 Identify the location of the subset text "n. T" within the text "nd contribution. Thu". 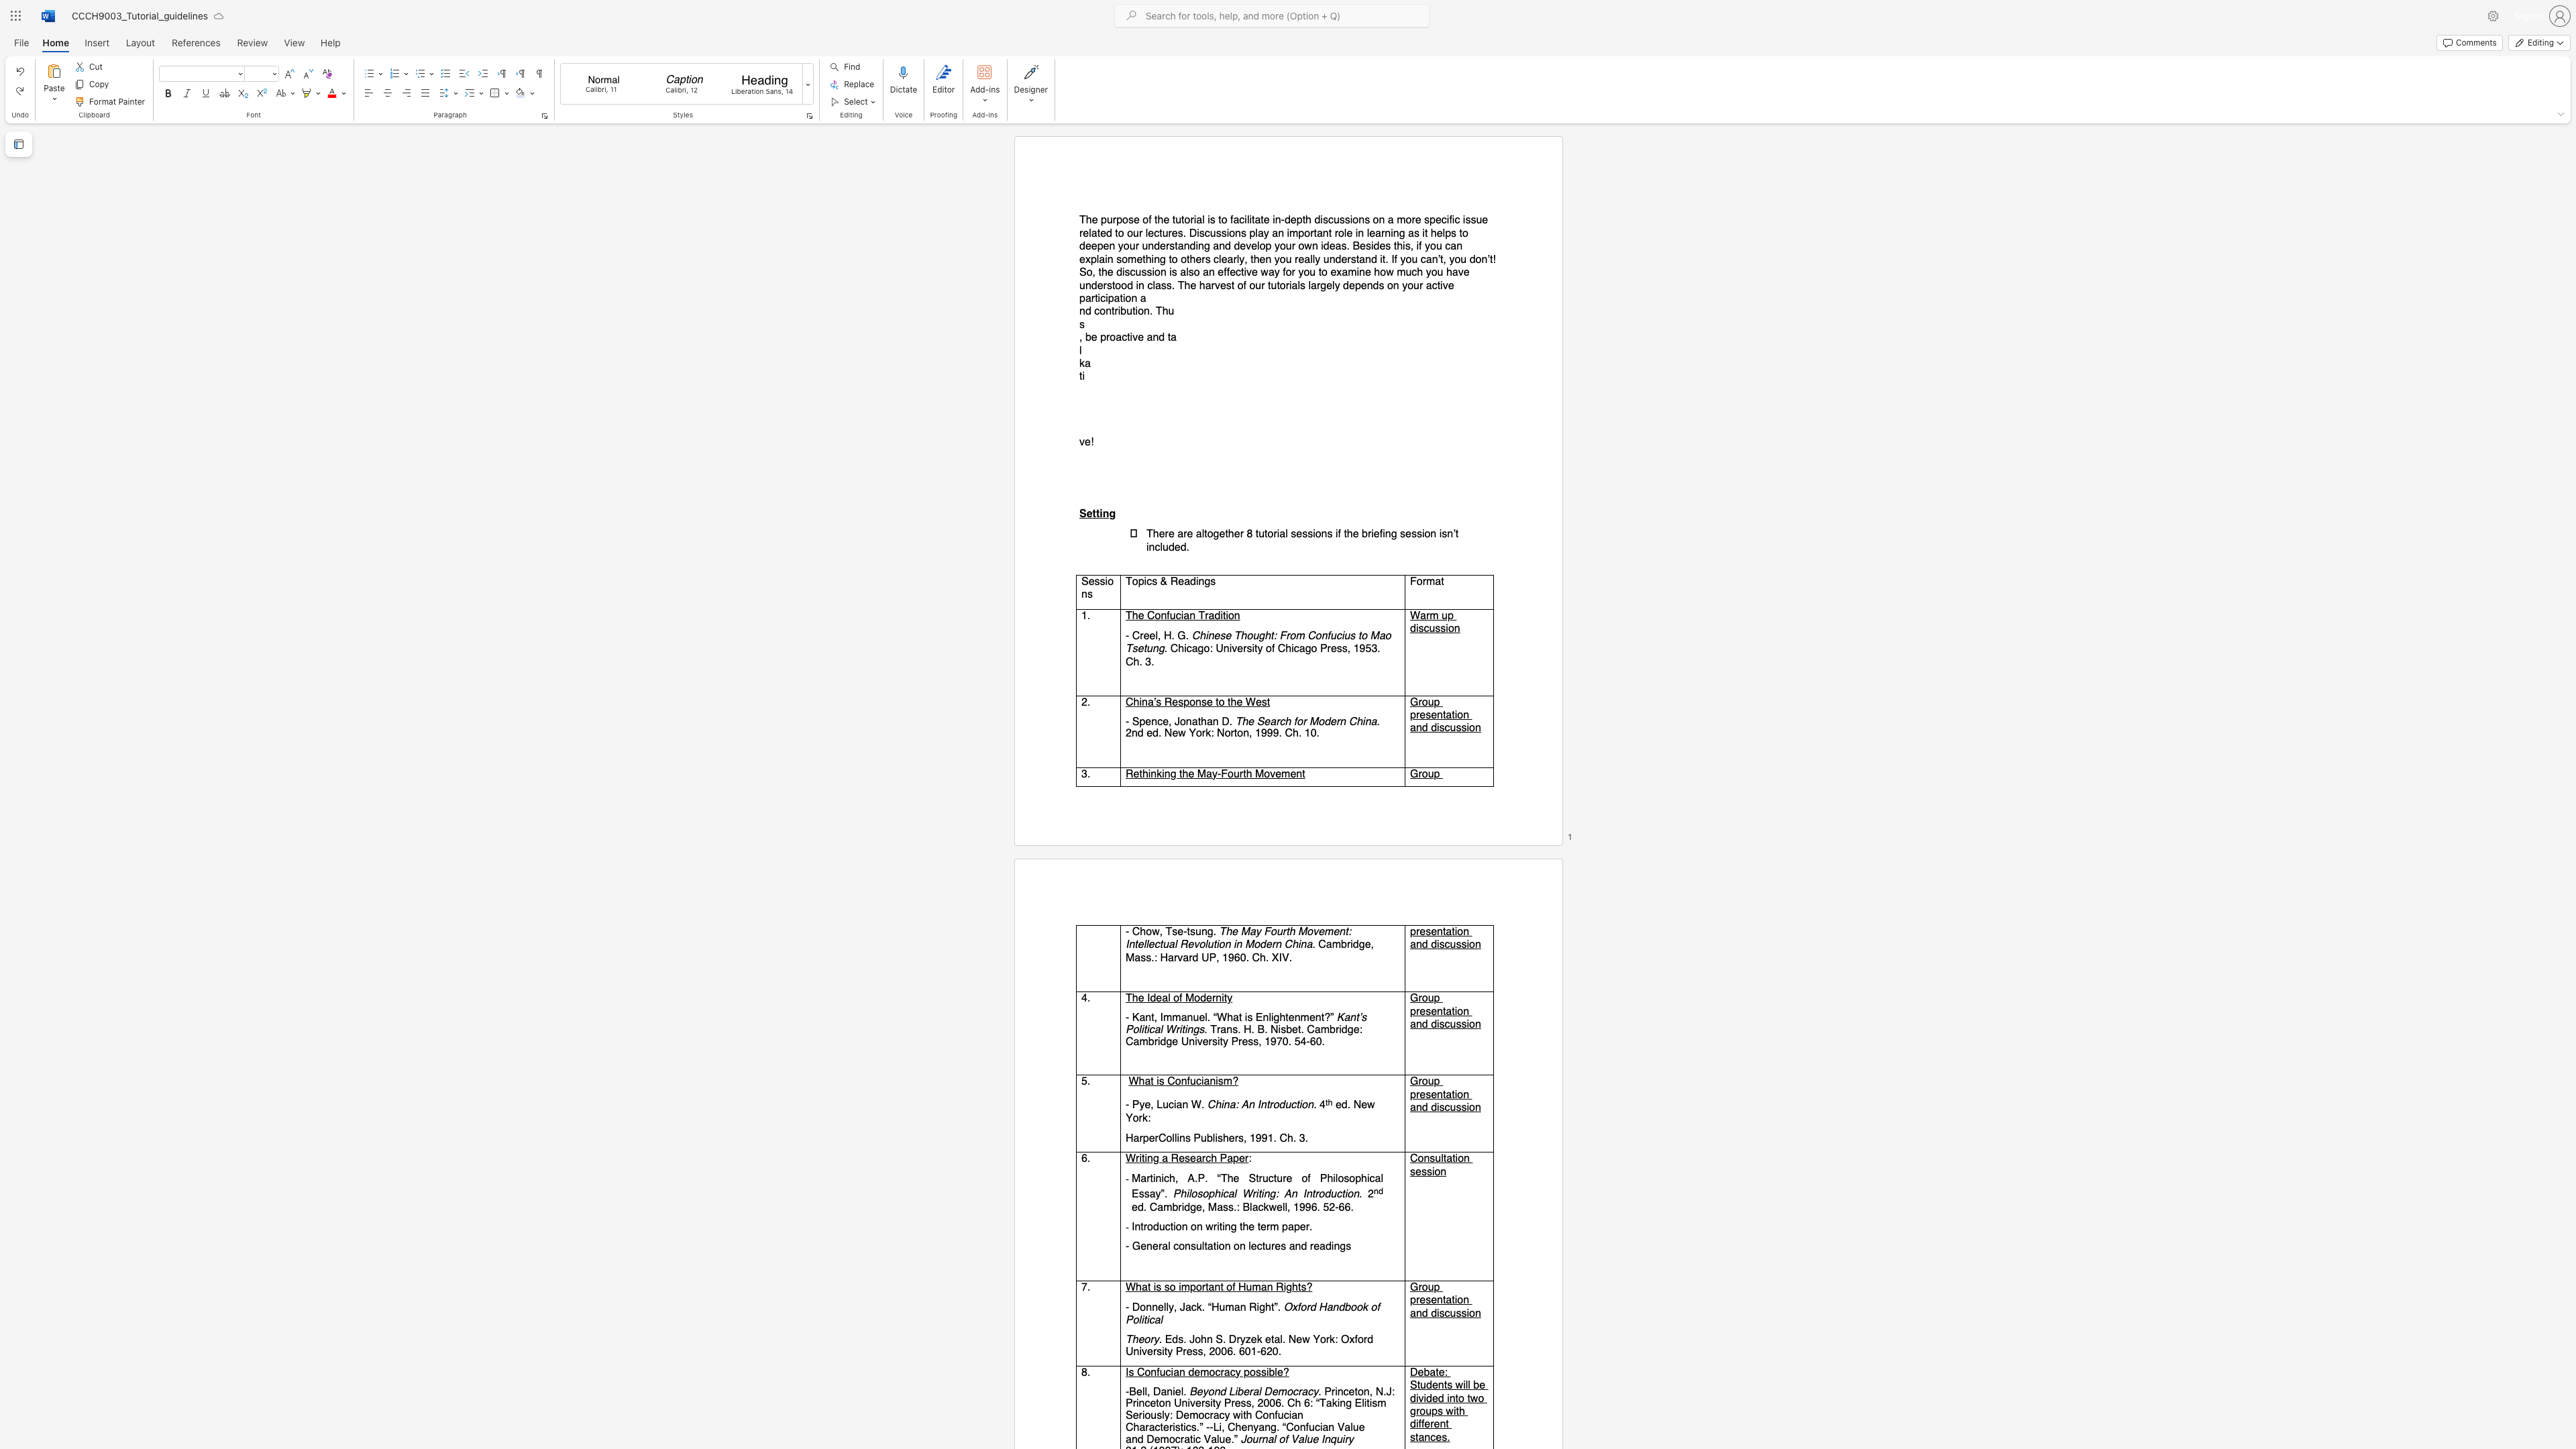
(1142, 311).